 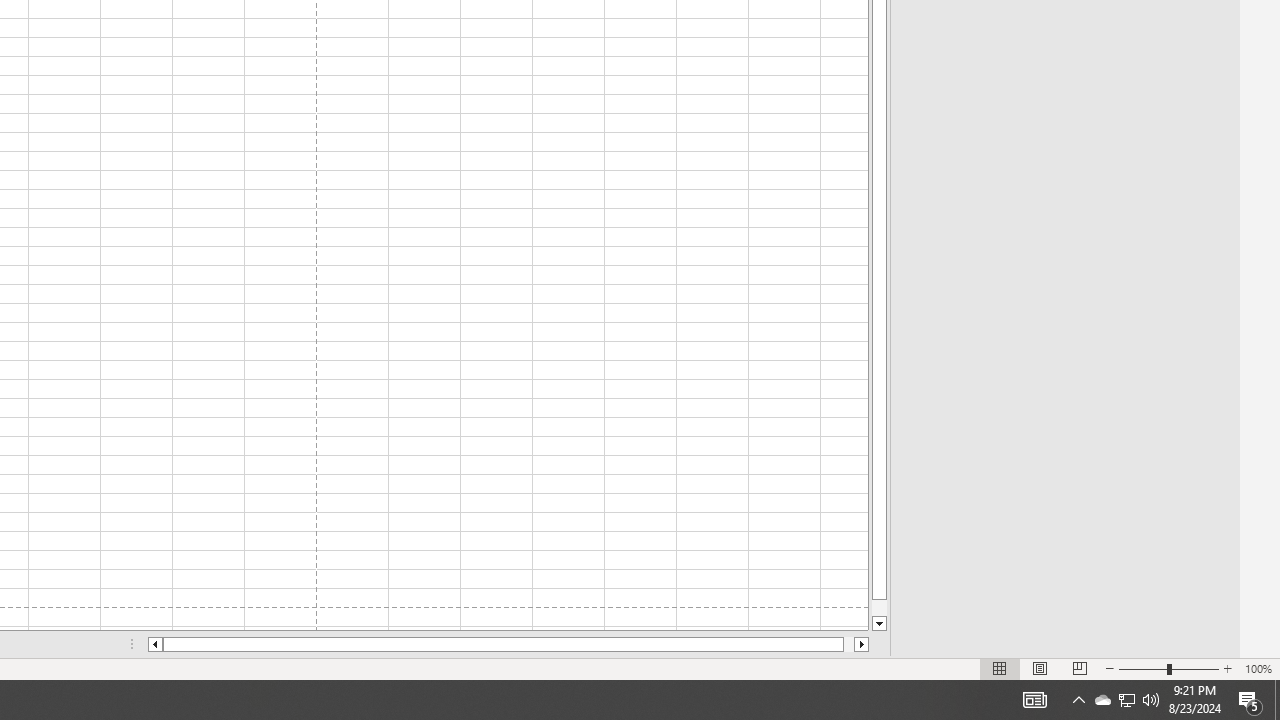 What do you see at coordinates (1078, 698) in the screenshot?
I see `'Notification Chevron'` at bounding box center [1078, 698].